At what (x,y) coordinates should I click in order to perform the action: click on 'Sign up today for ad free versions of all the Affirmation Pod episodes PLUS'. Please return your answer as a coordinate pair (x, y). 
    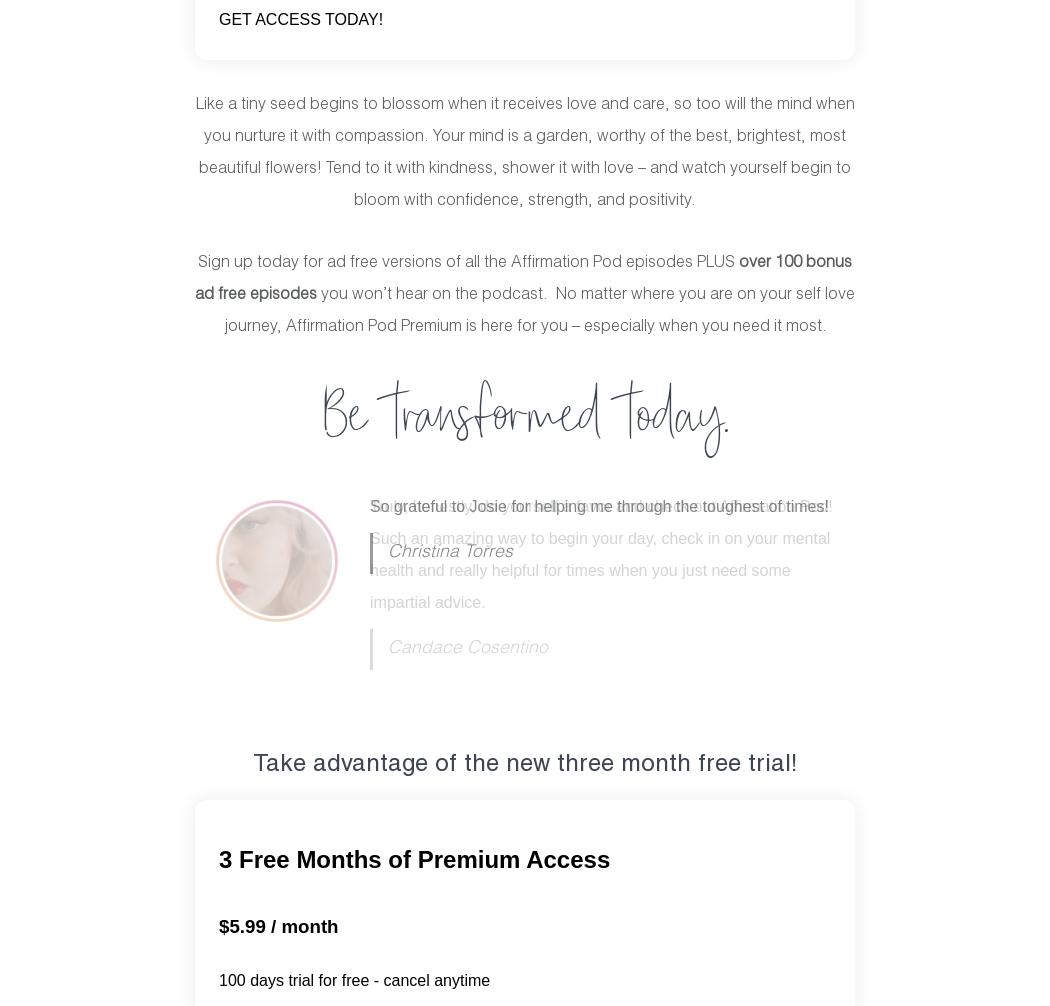
    Looking at the image, I should click on (197, 261).